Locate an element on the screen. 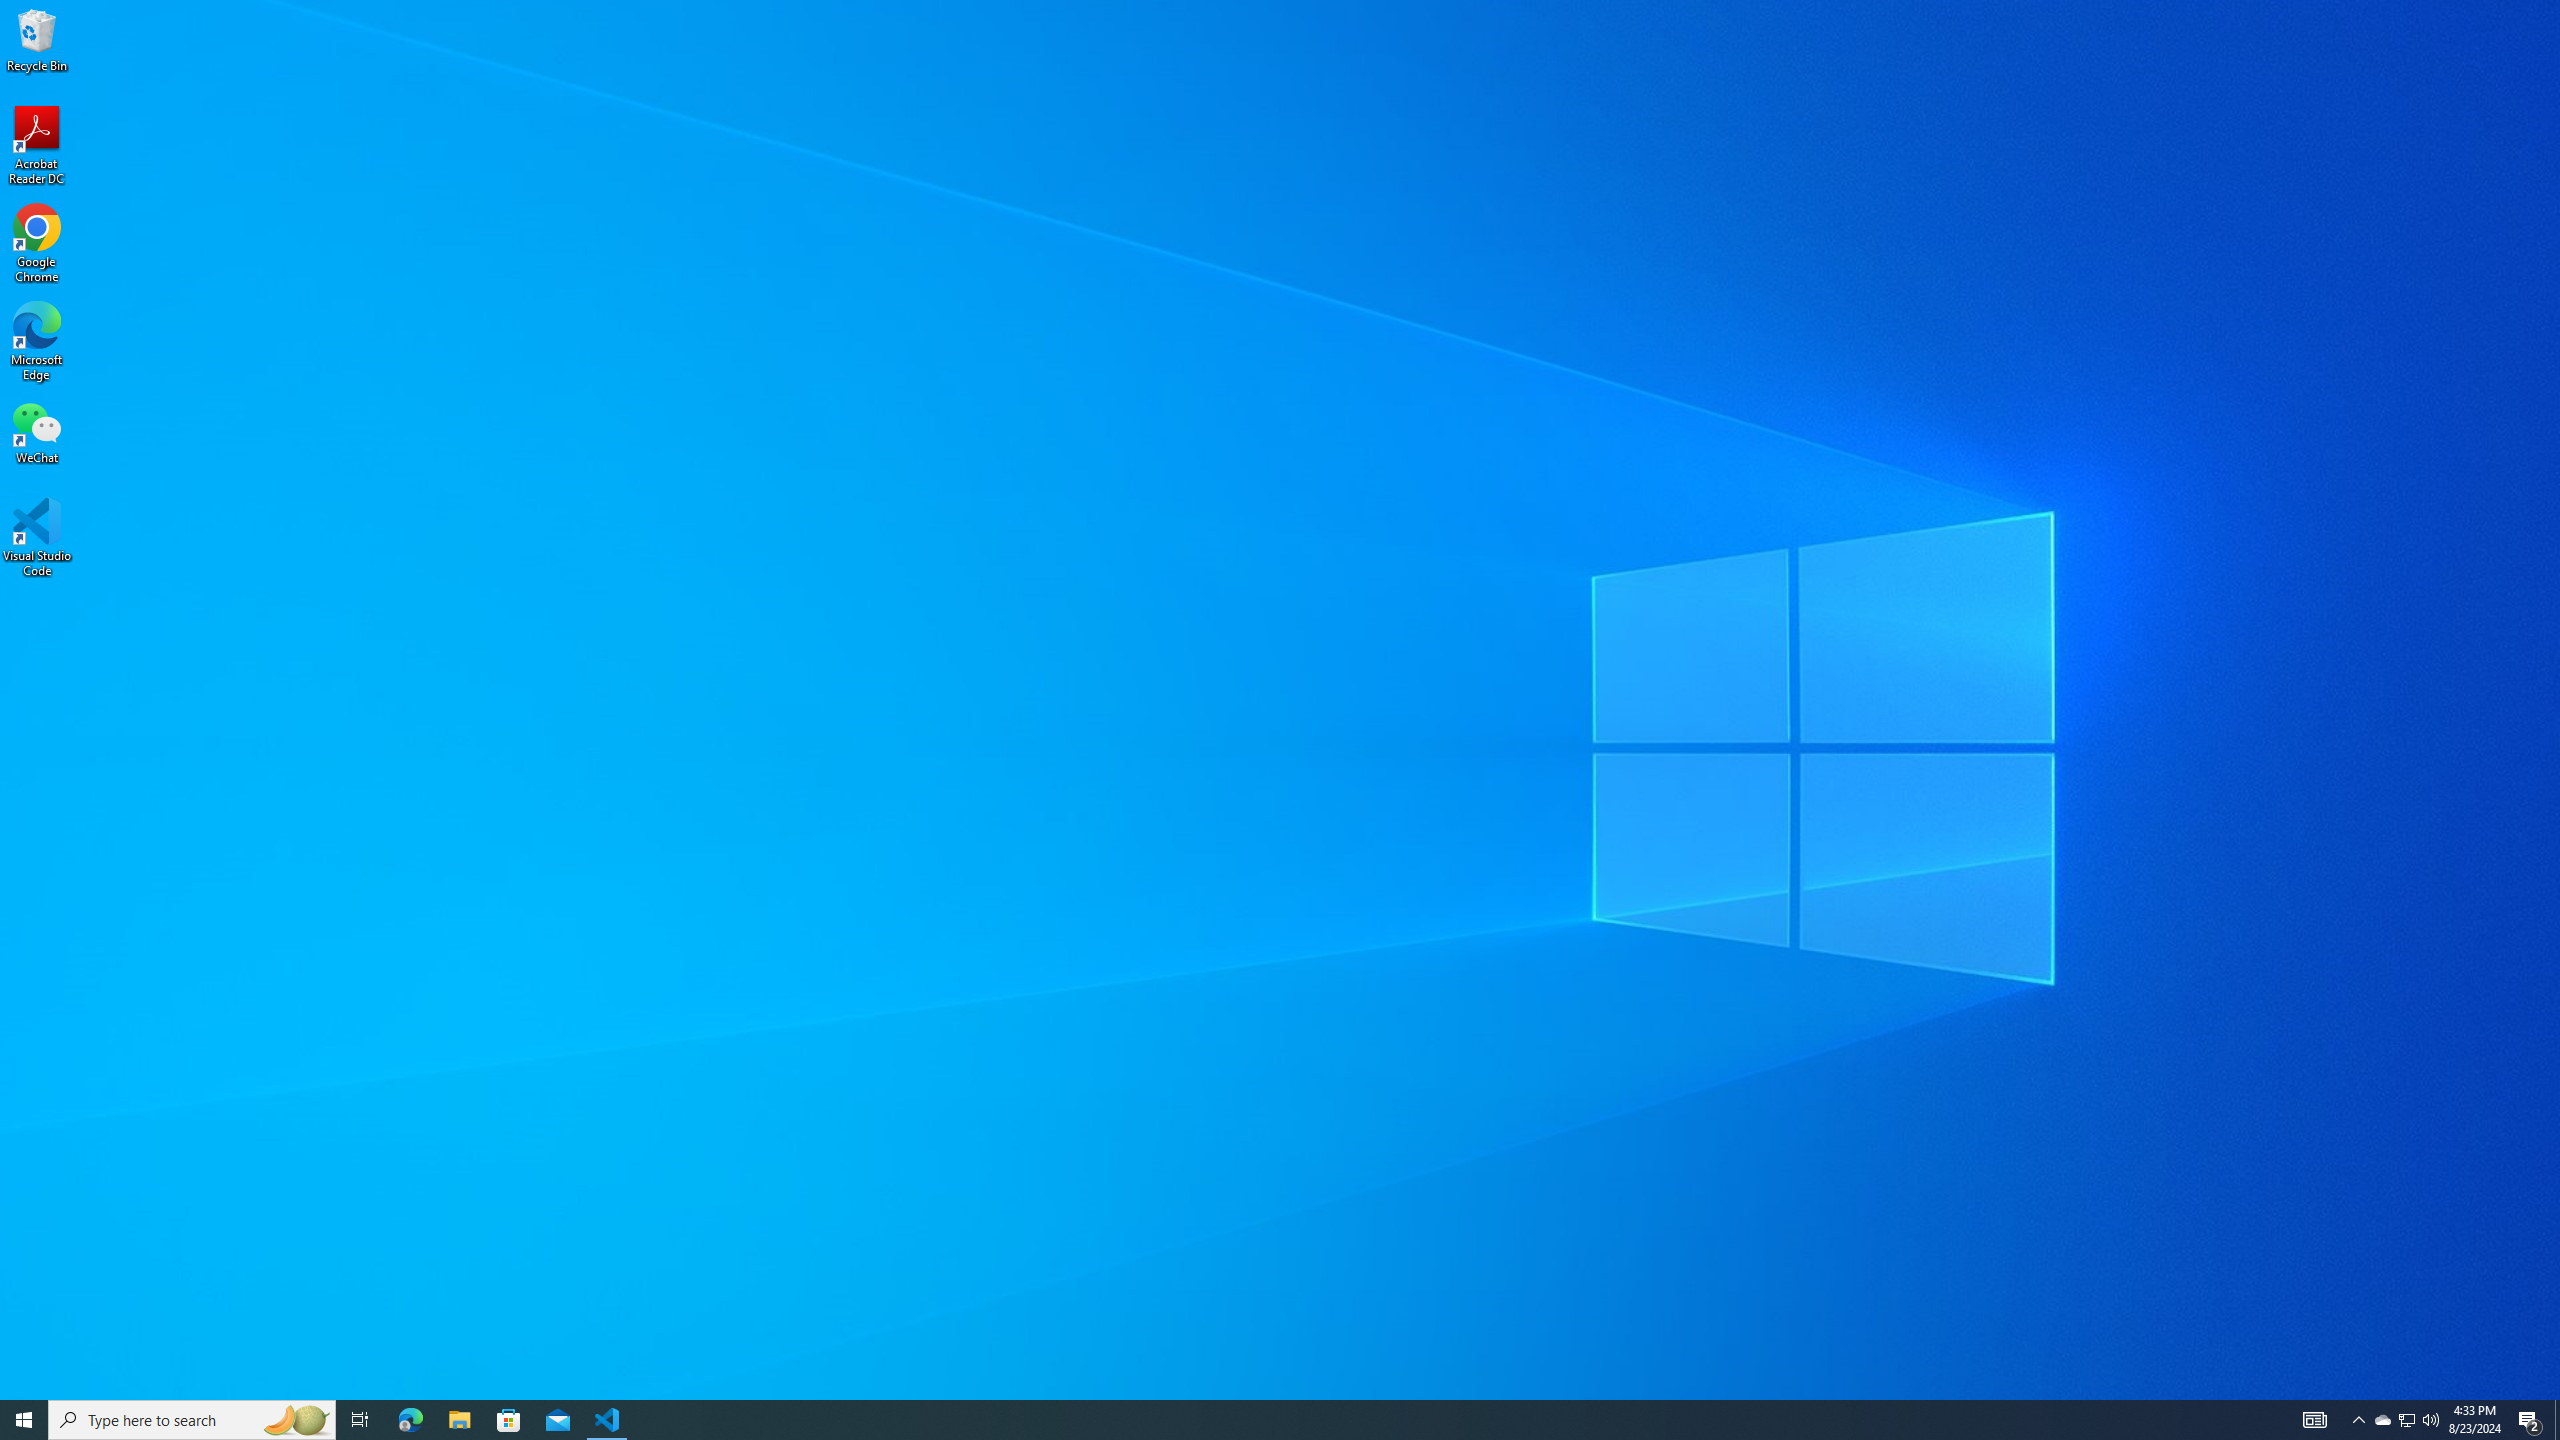 The image size is (2560, 1440). 'Visual Studio Code' is located at coordinates (36, 536).